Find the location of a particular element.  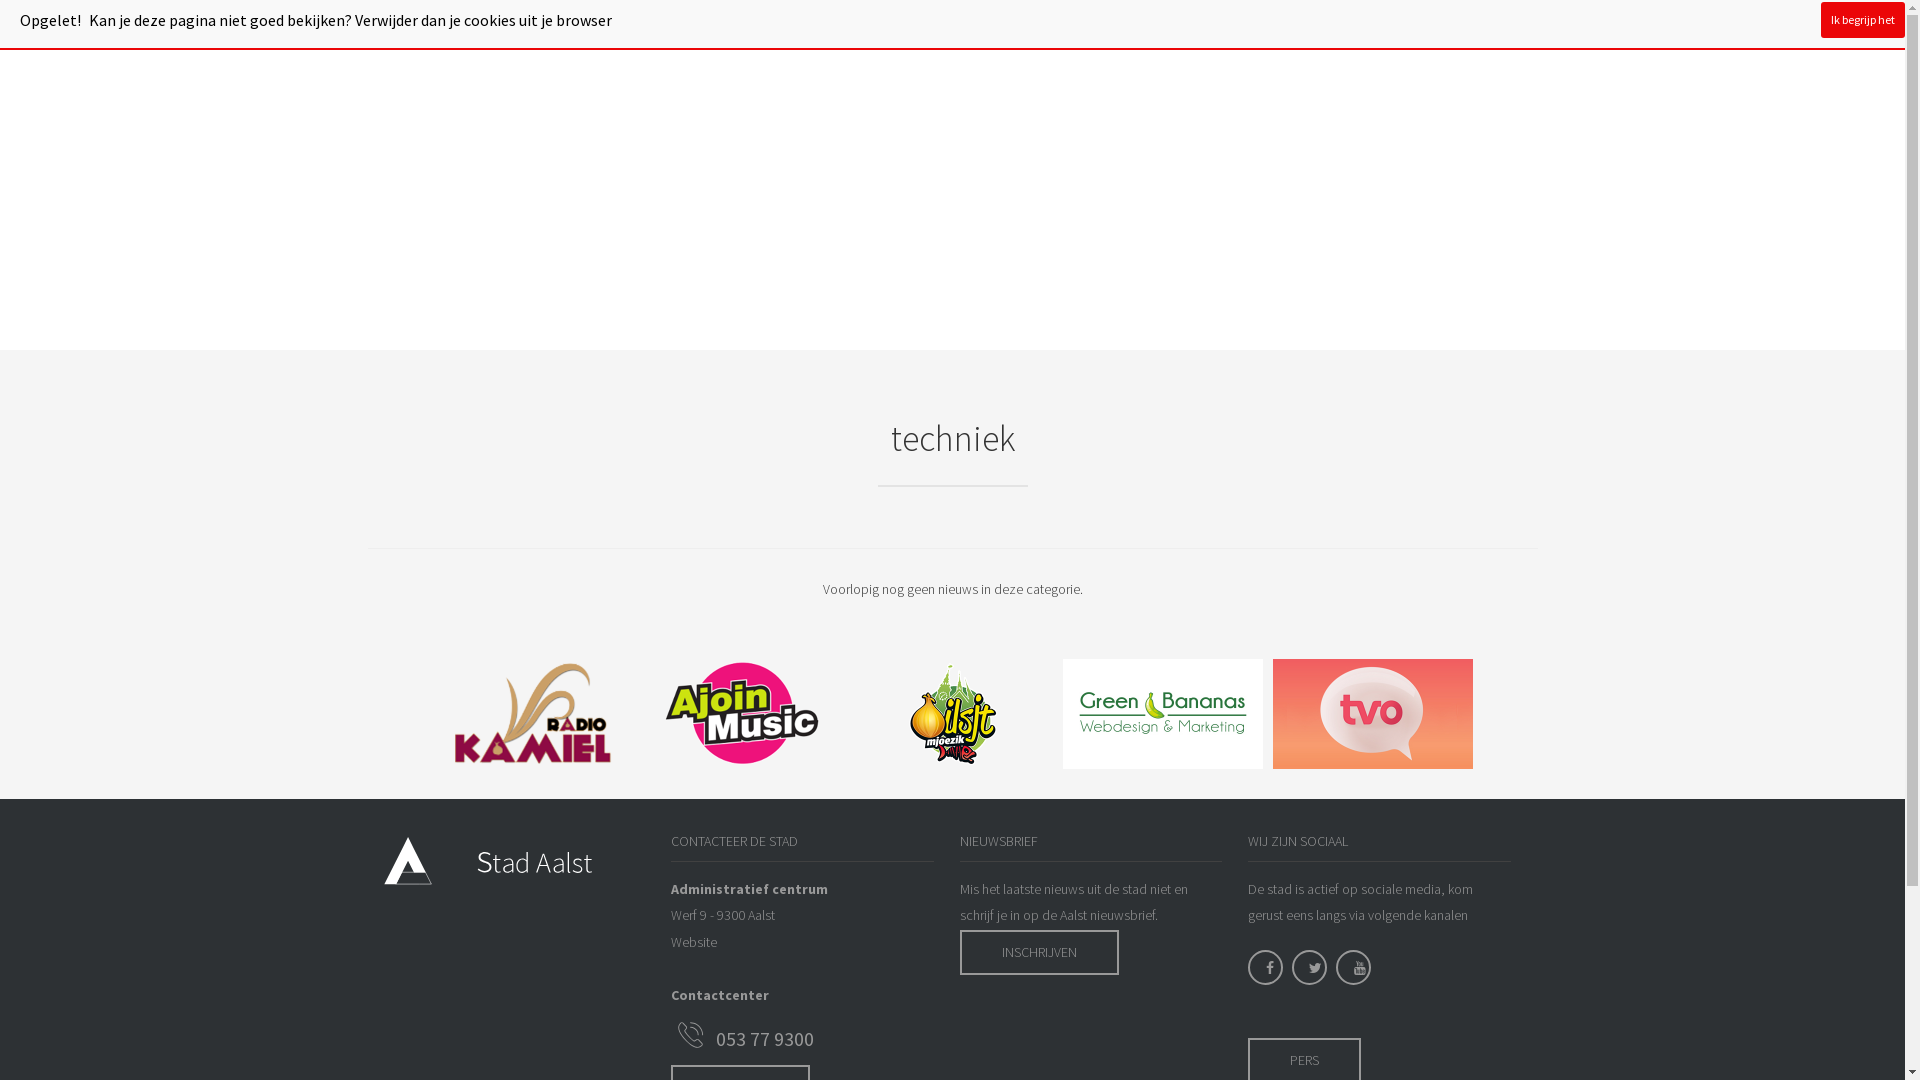

'ACADEMIE' is located at coordinates (864, 25).